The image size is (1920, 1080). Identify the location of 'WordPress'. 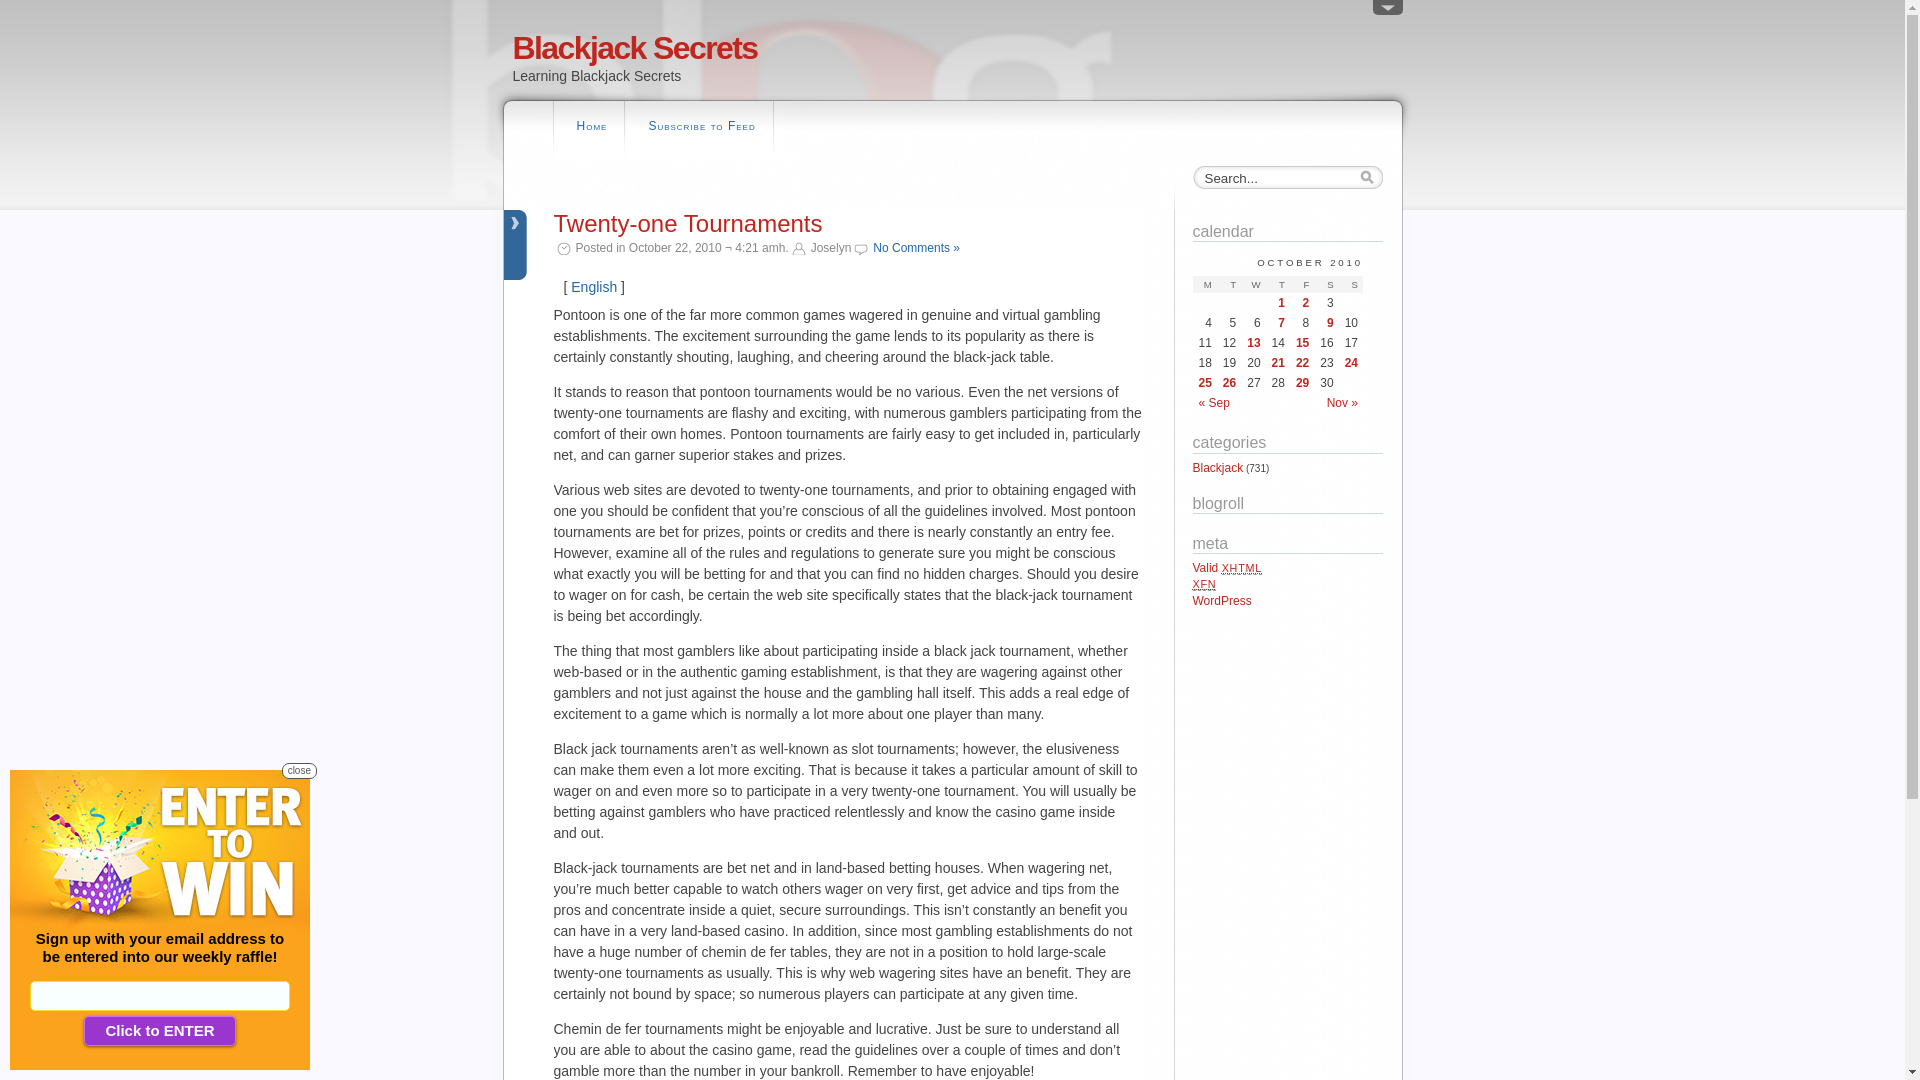
(1191, 600).